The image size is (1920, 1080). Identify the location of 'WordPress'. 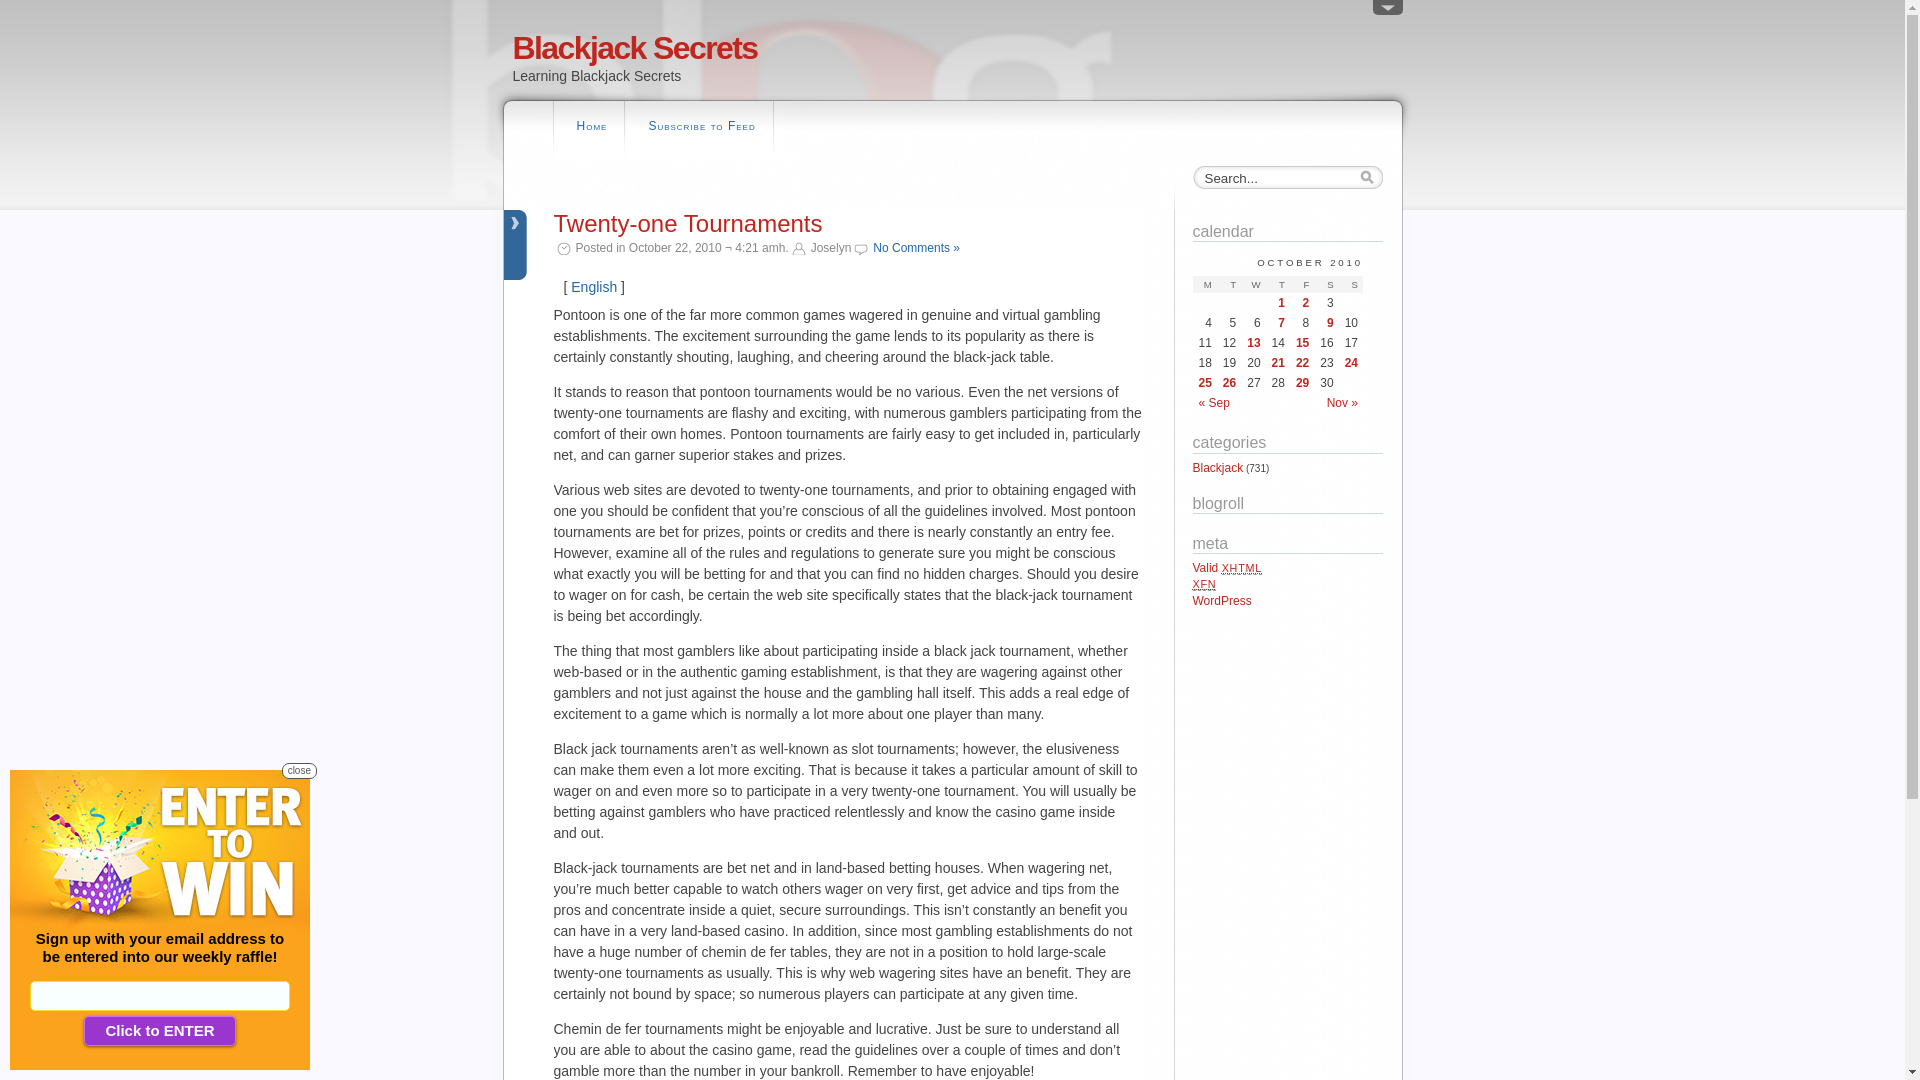
(1191, 600).